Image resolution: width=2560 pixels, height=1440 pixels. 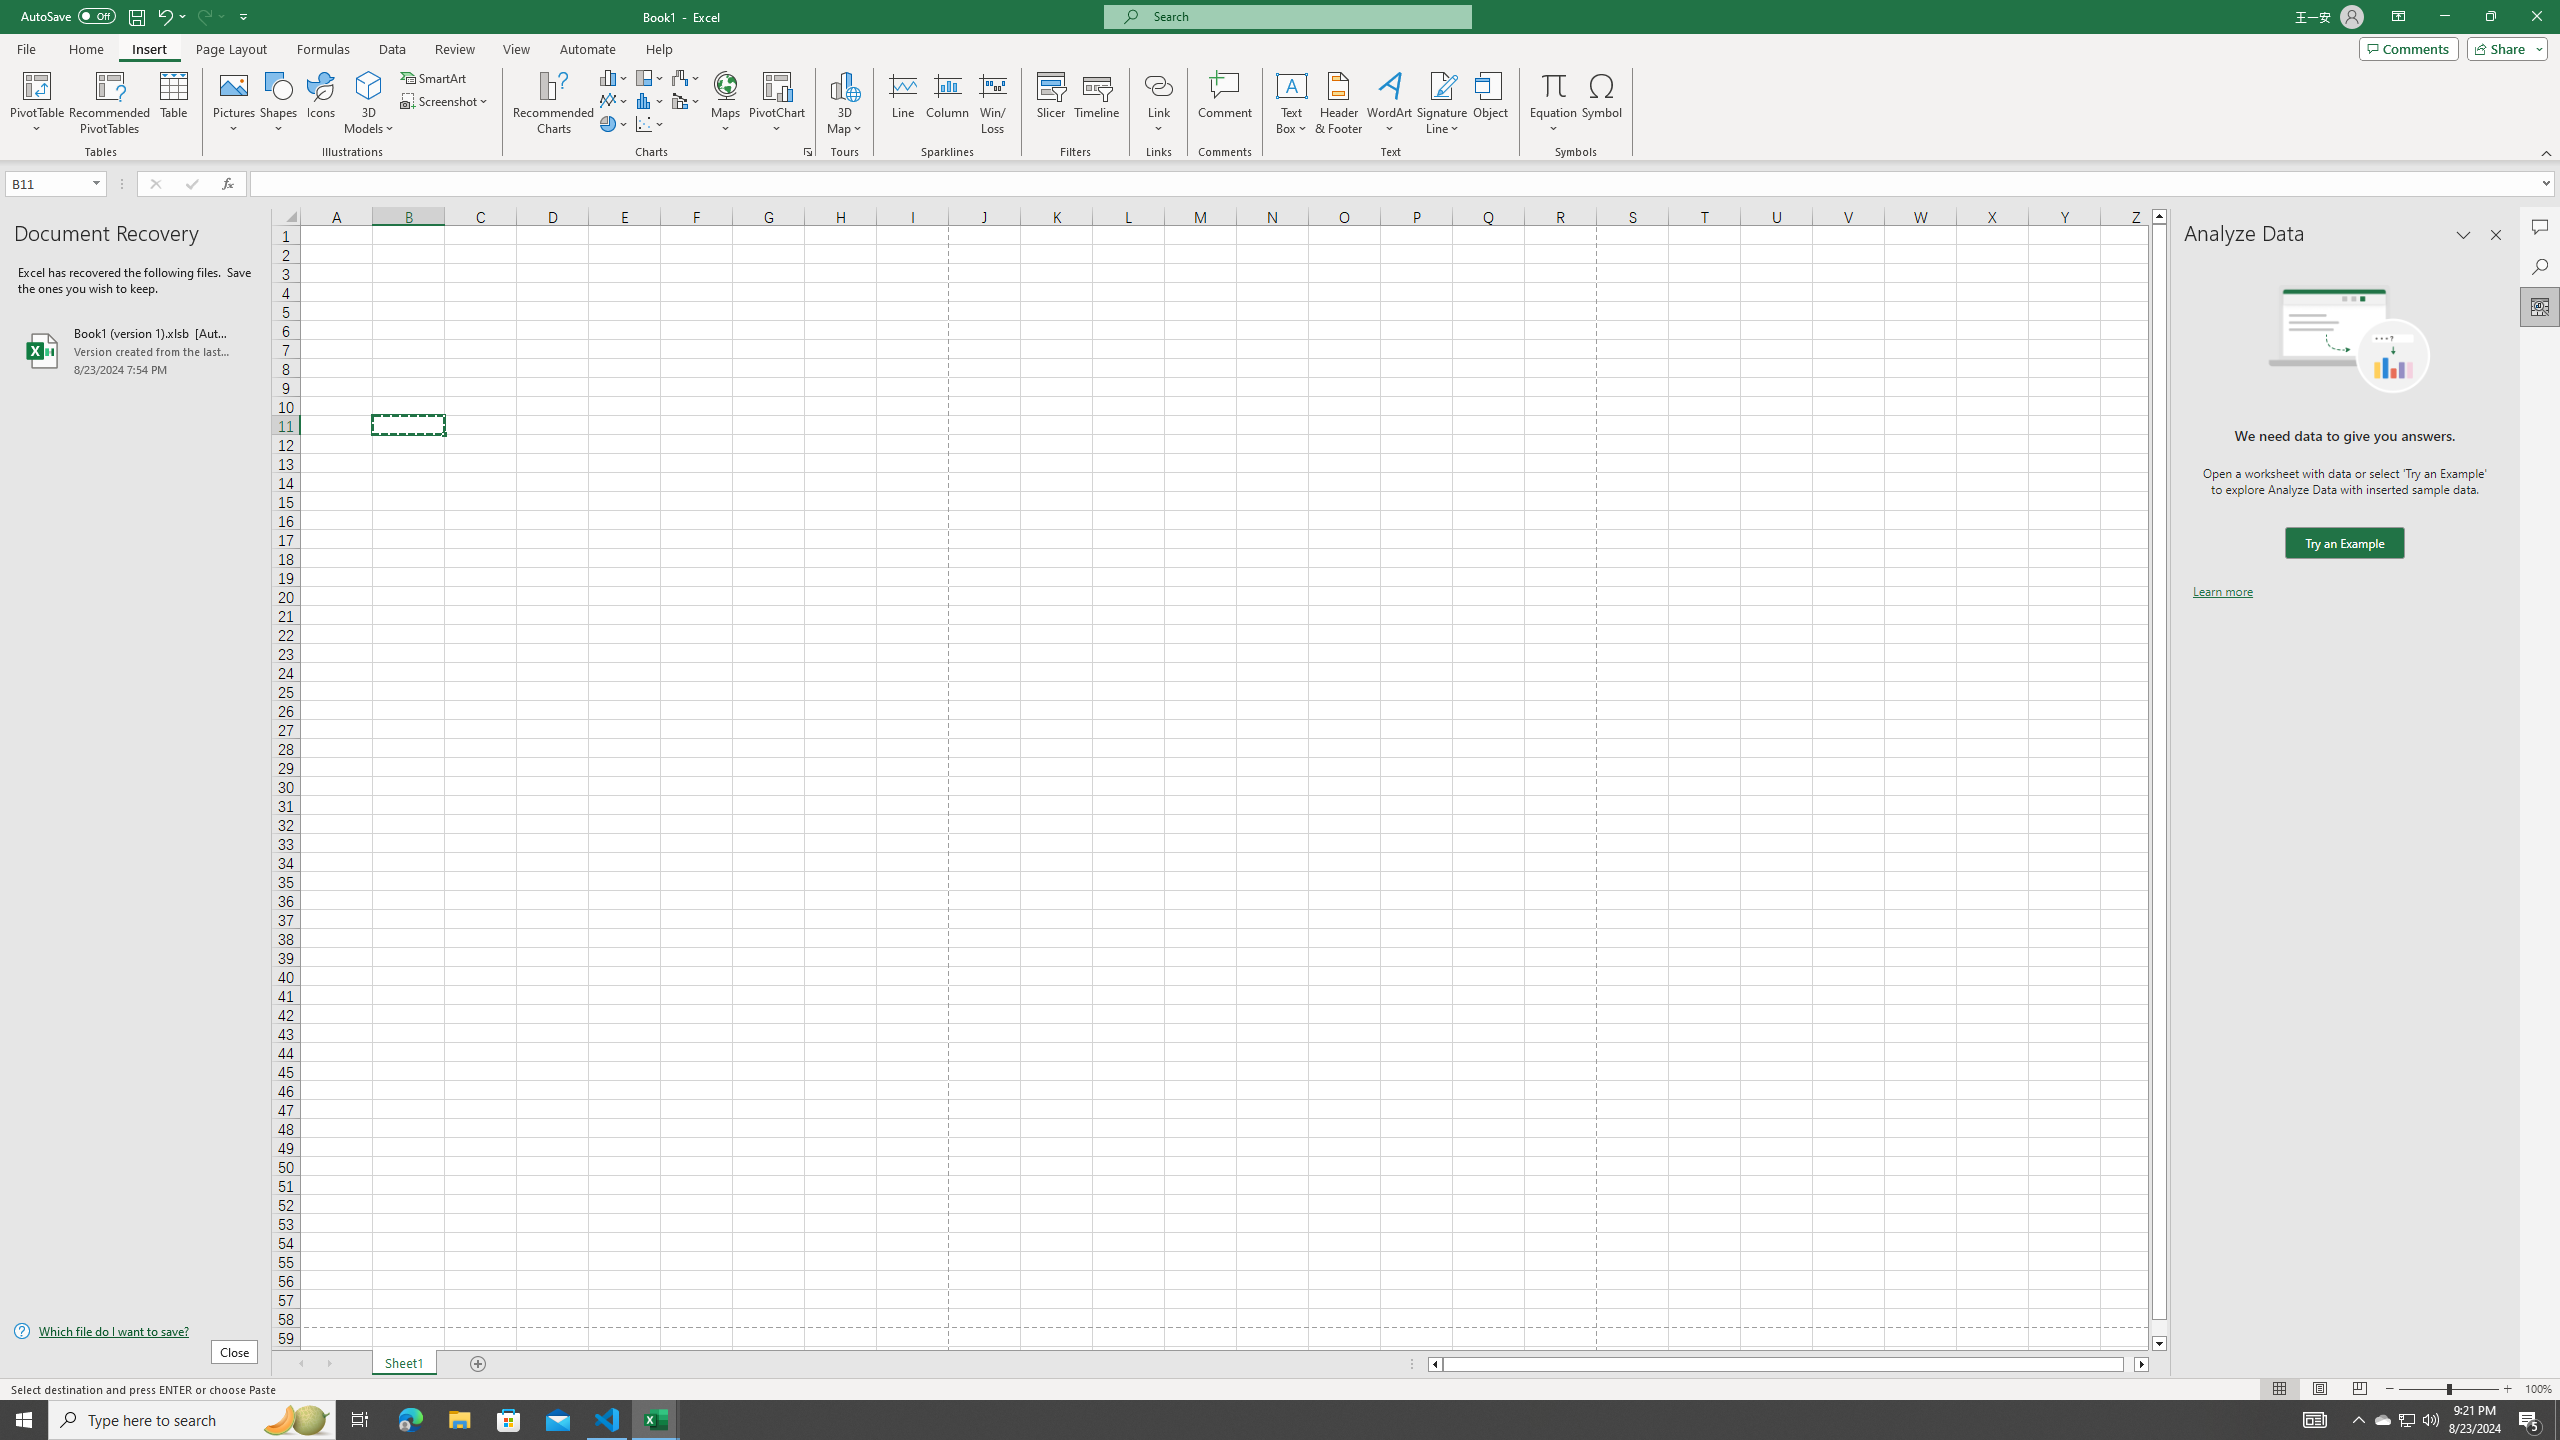 What do you see at coordinates (278, 103) in the screenshot?
I see `'Shapes'` at bounding box center [278, 103].